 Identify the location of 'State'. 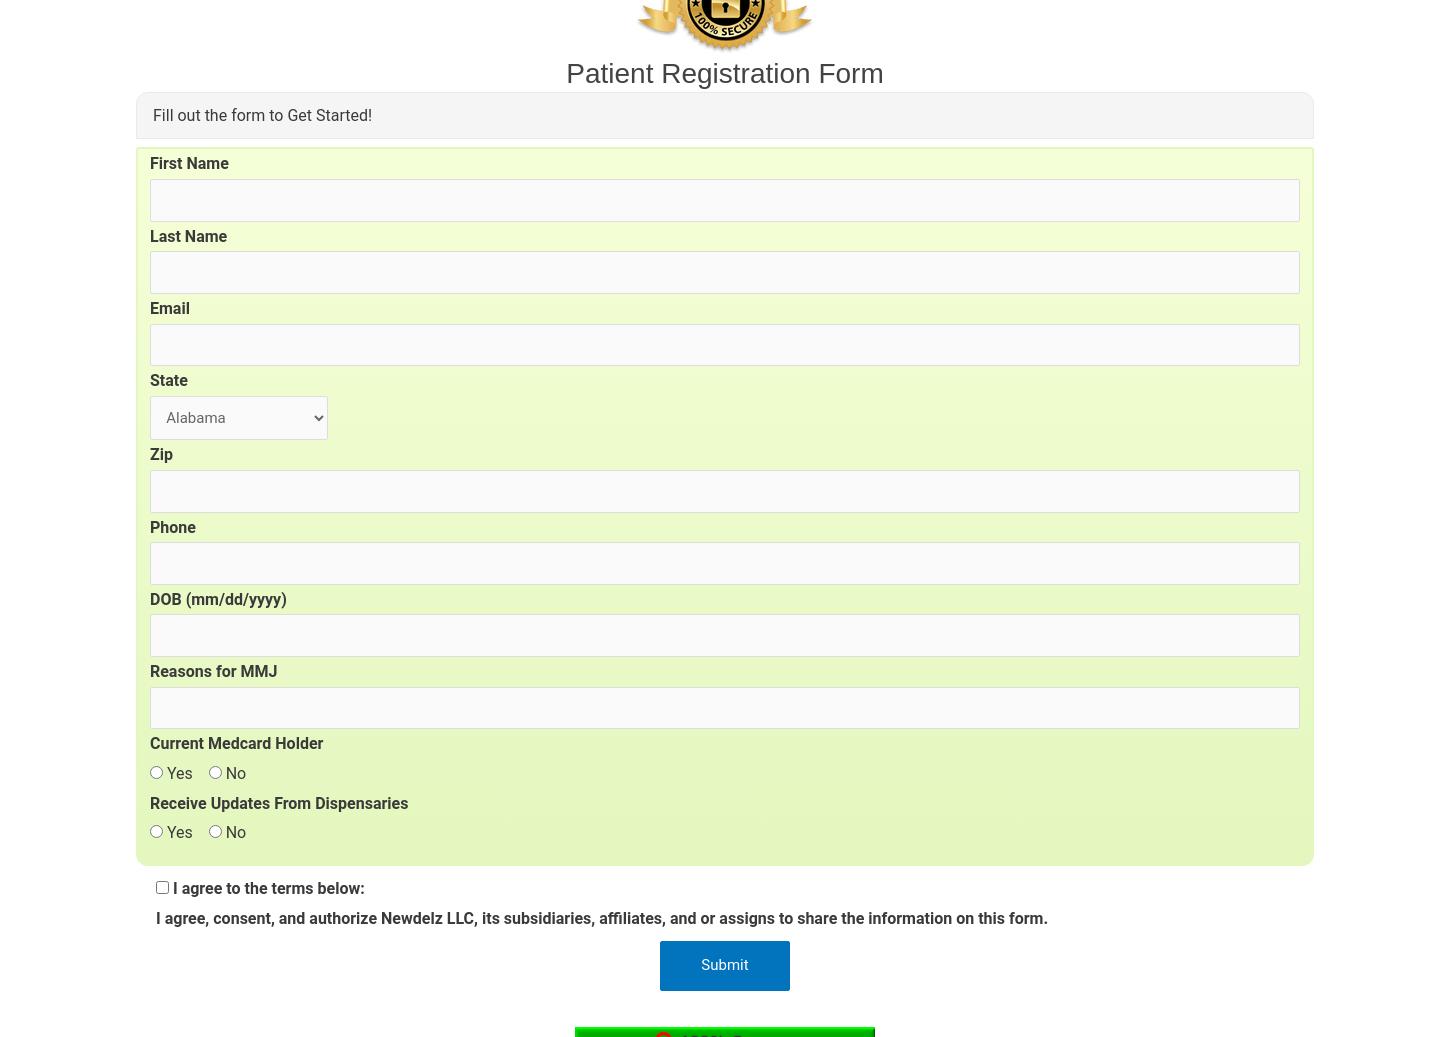
(167, 379).